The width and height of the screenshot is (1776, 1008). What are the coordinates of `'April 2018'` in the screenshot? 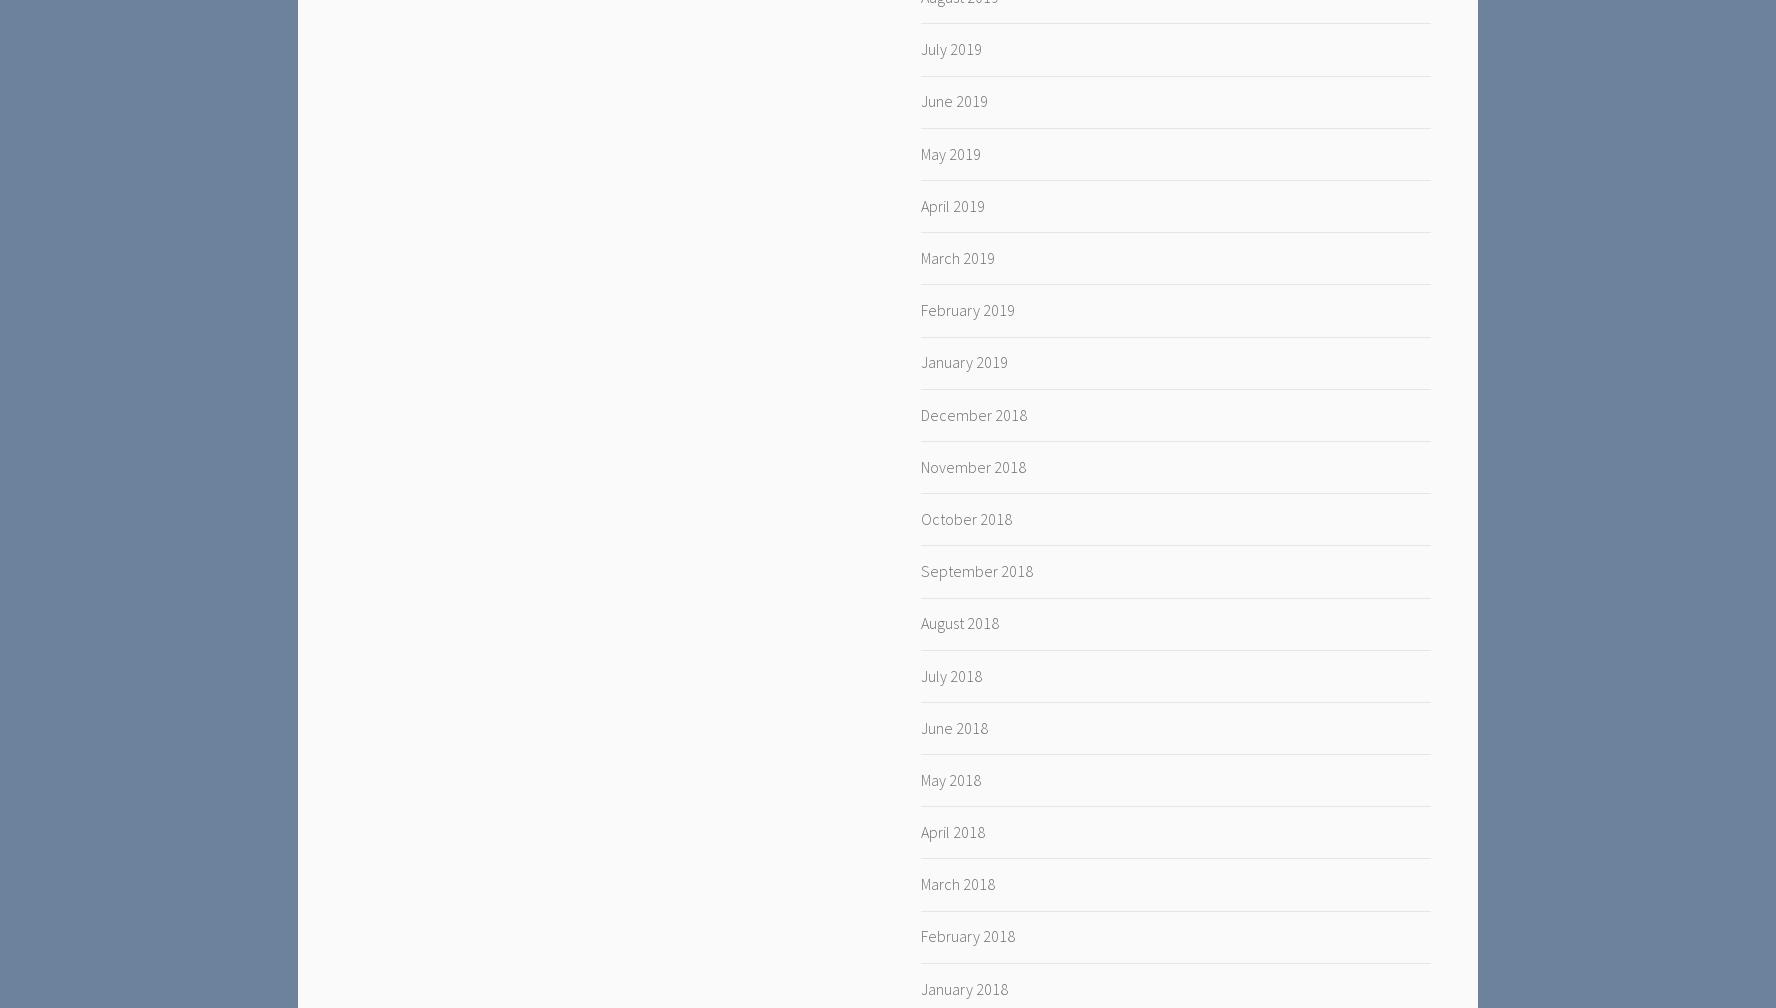 It's located at (950, 832).